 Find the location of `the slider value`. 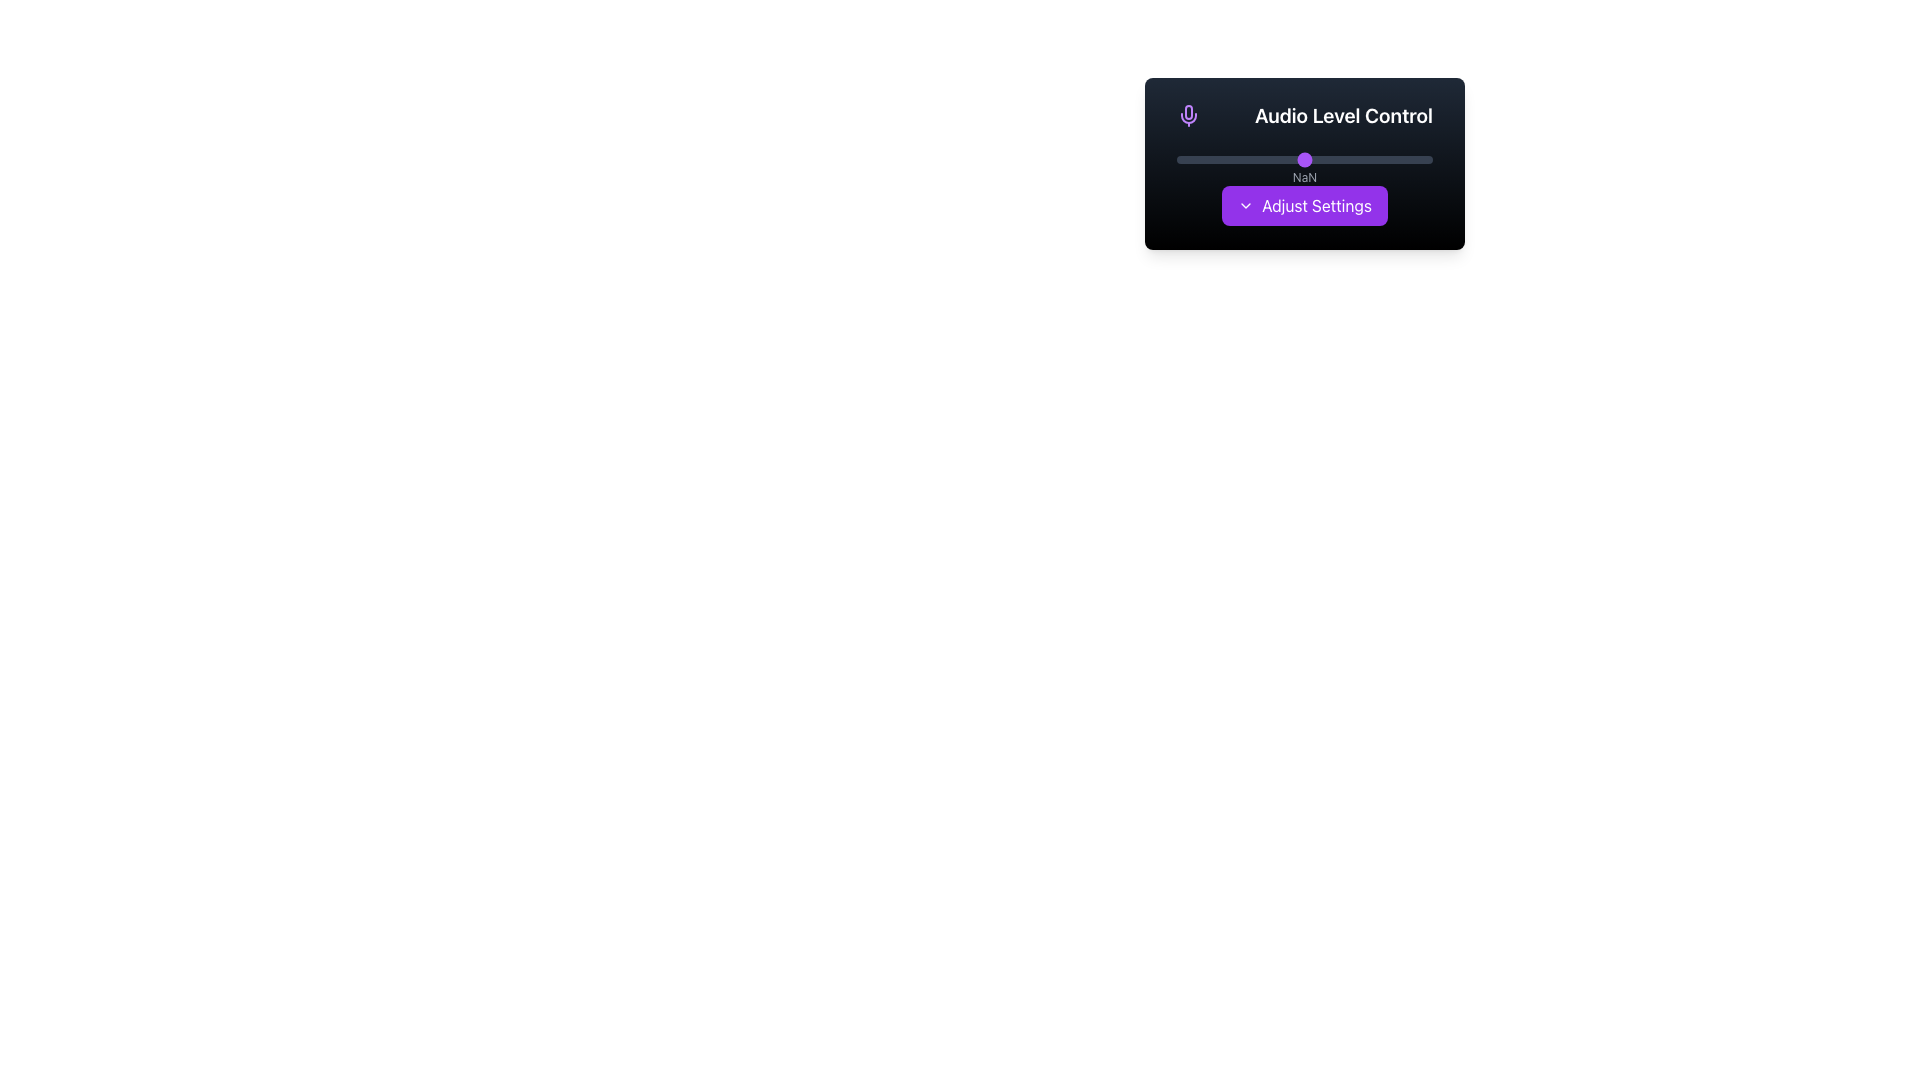

the slider value is located at coordinates (1305, 158).